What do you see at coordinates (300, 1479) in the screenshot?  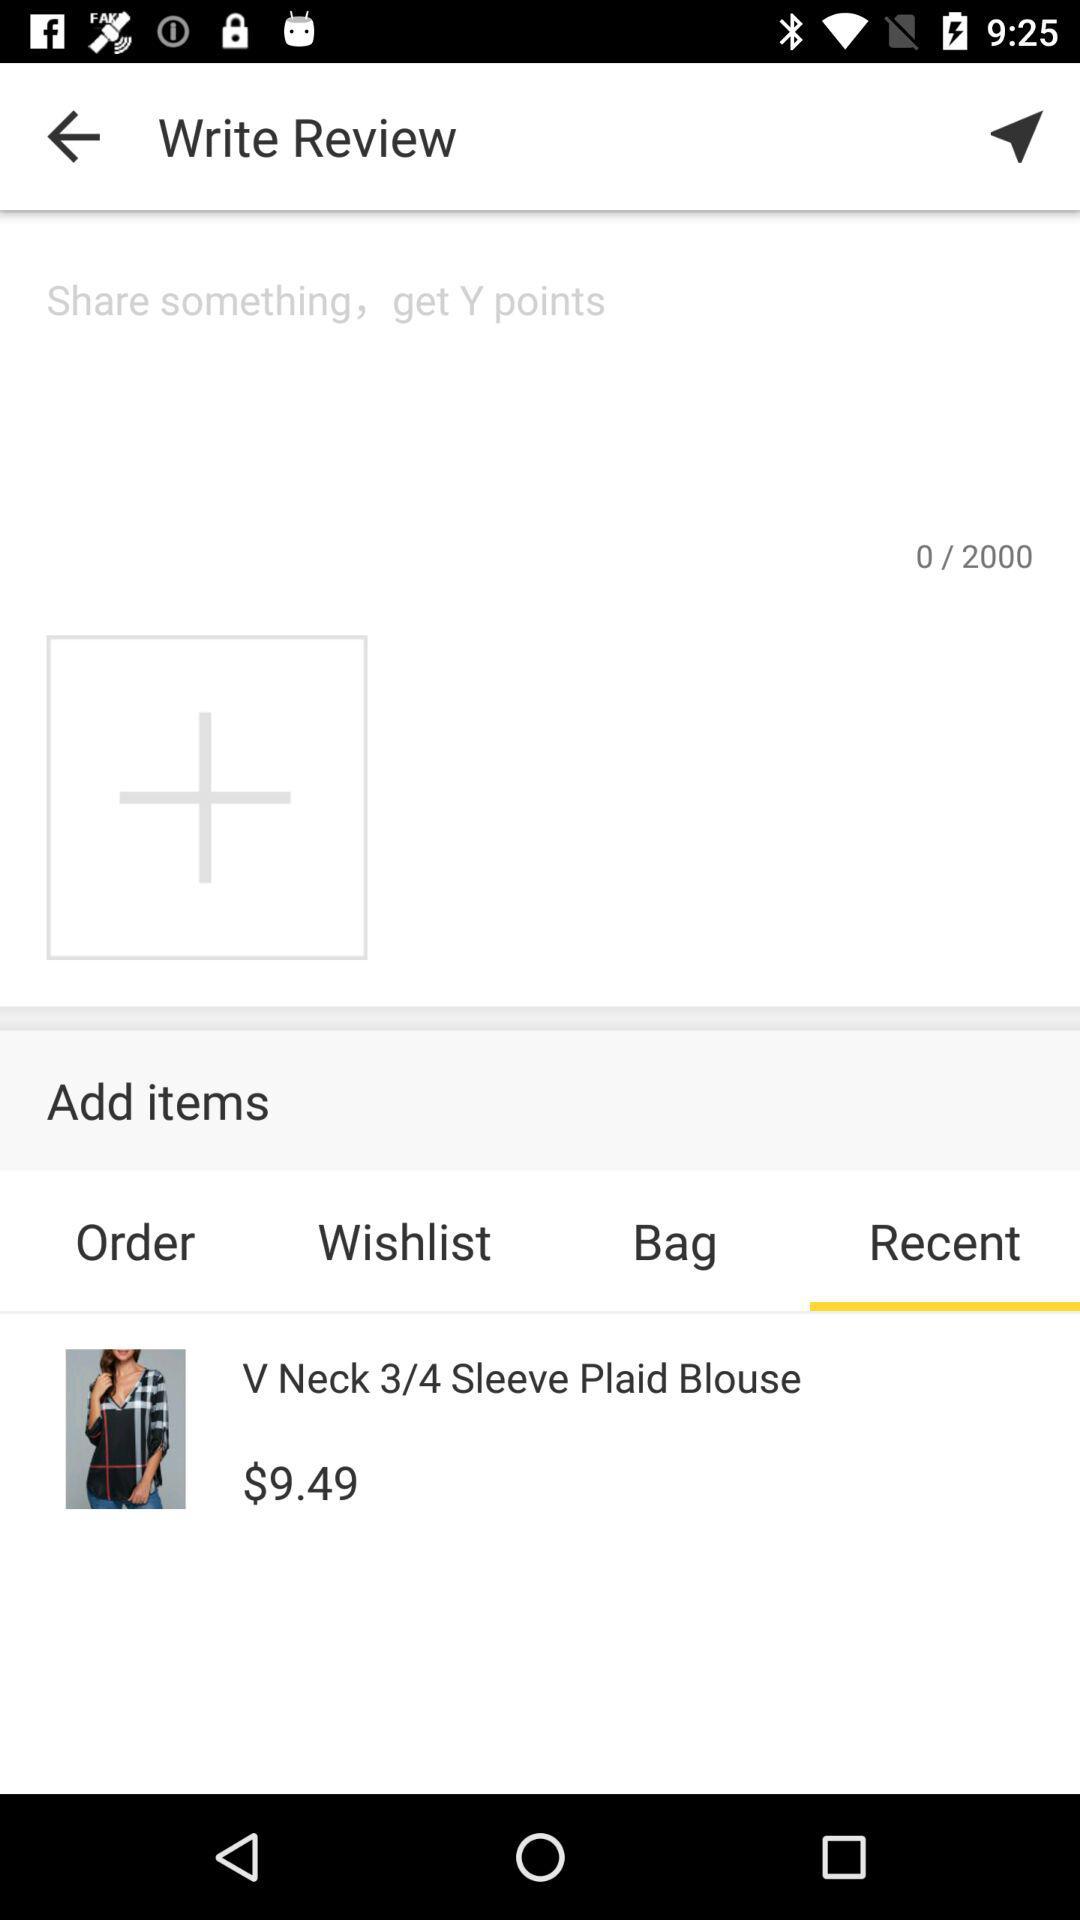 I see `the item below v neck 3 icon` at bounding box center [300, 1479].